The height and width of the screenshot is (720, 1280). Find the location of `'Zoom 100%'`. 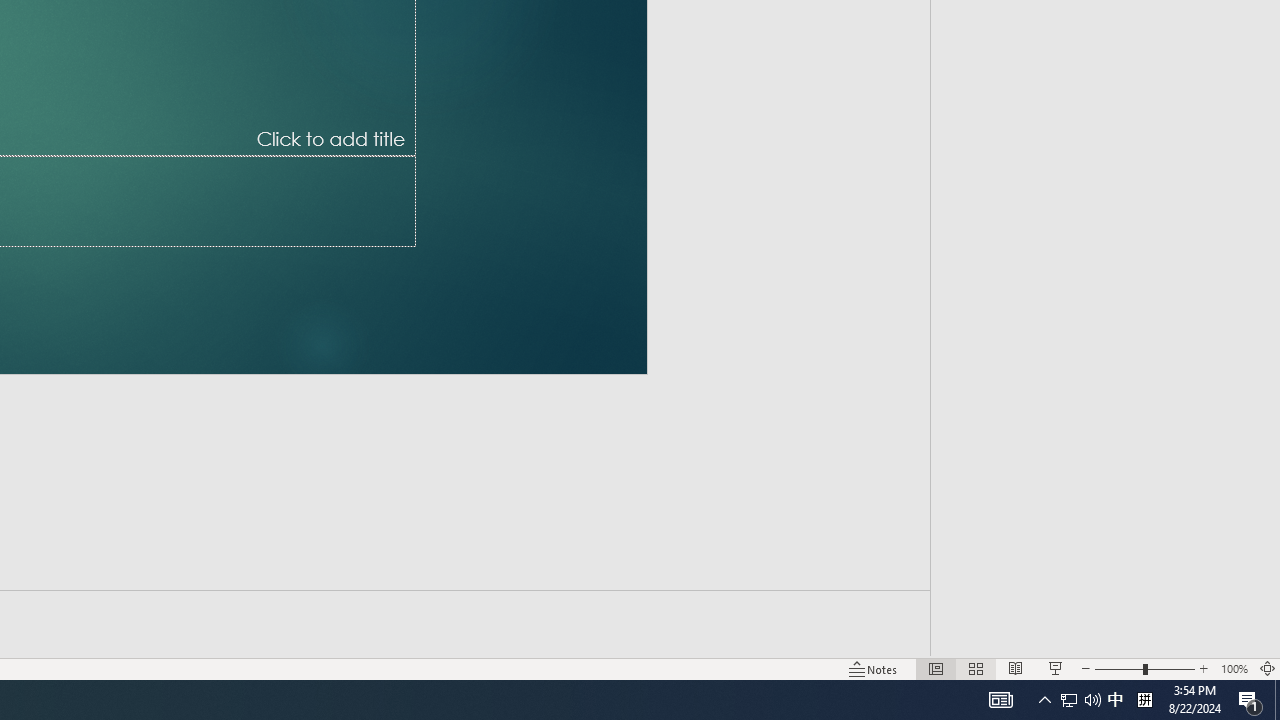

'Zoom 100%' is located at coordinates (1233, 669).